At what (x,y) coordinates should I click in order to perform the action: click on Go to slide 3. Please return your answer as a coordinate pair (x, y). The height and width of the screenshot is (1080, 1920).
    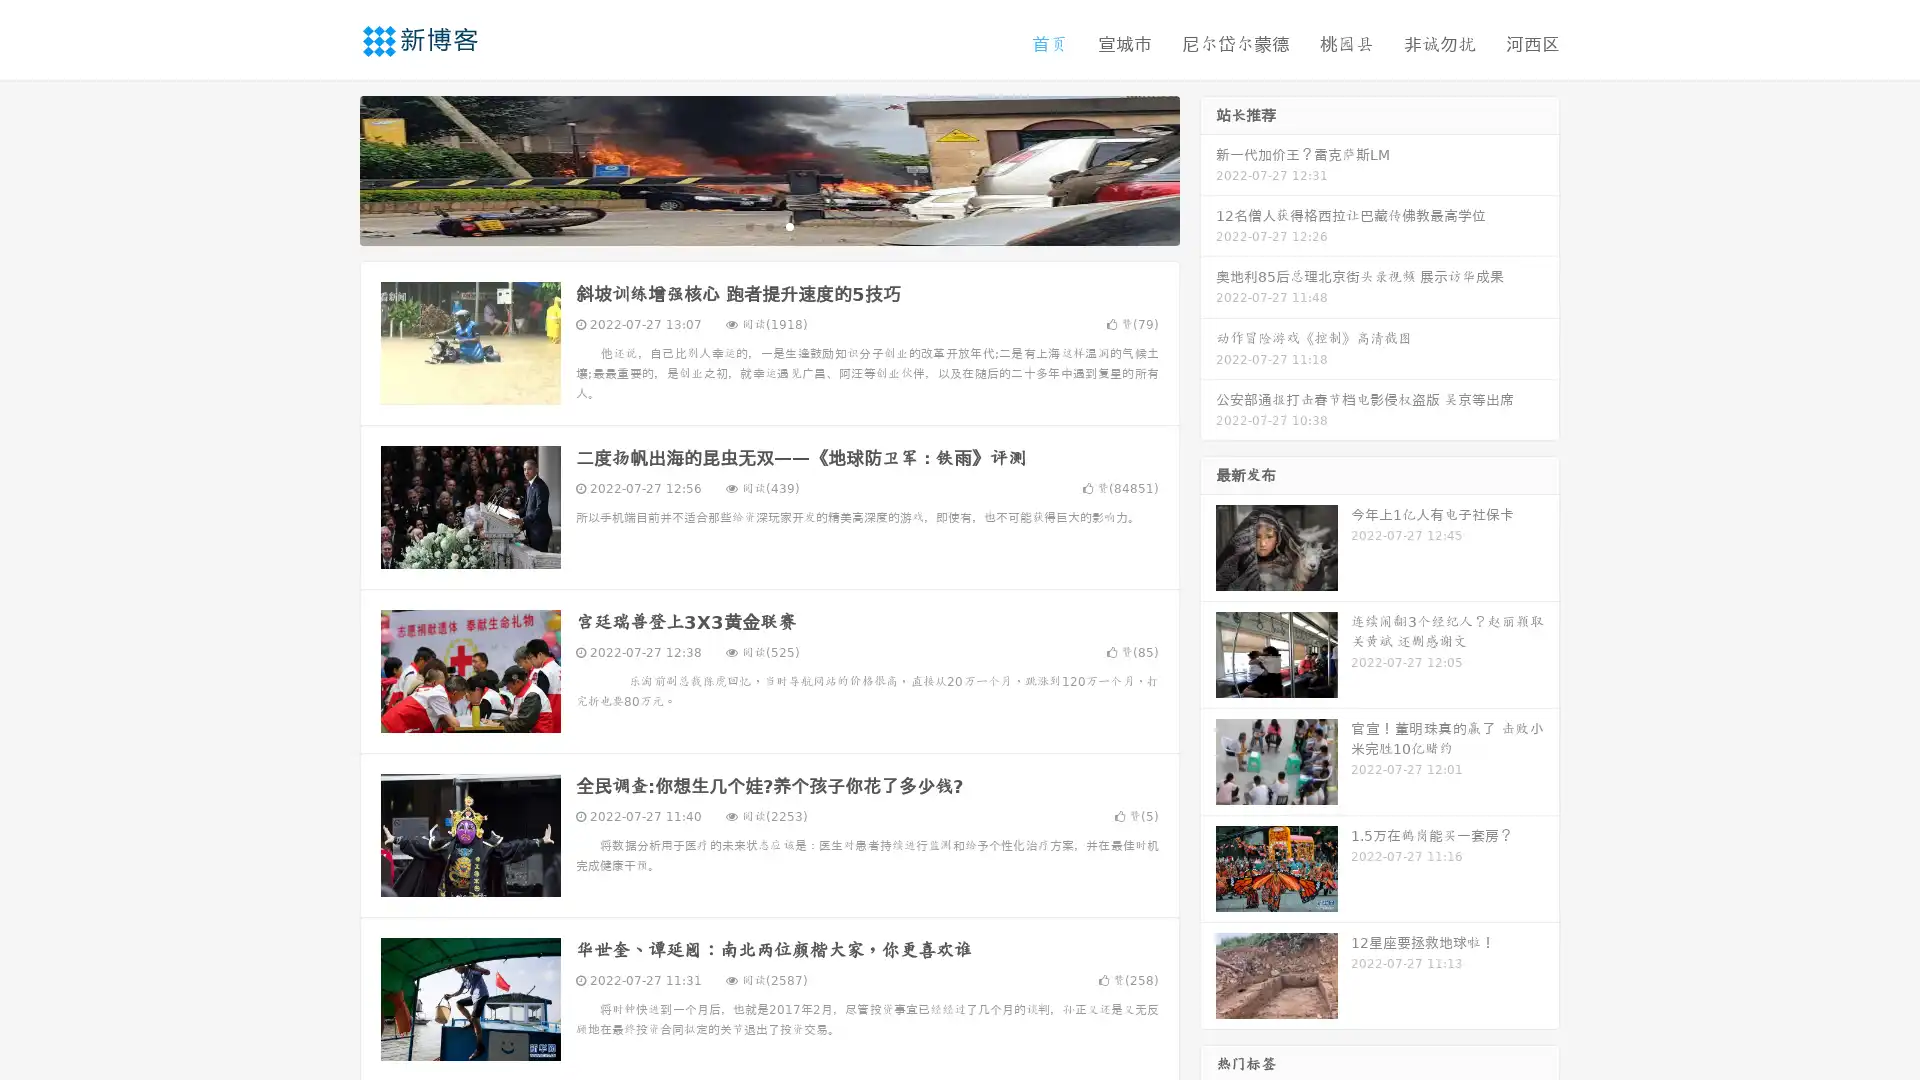
    Looking at the image, I should click on (789, 225).